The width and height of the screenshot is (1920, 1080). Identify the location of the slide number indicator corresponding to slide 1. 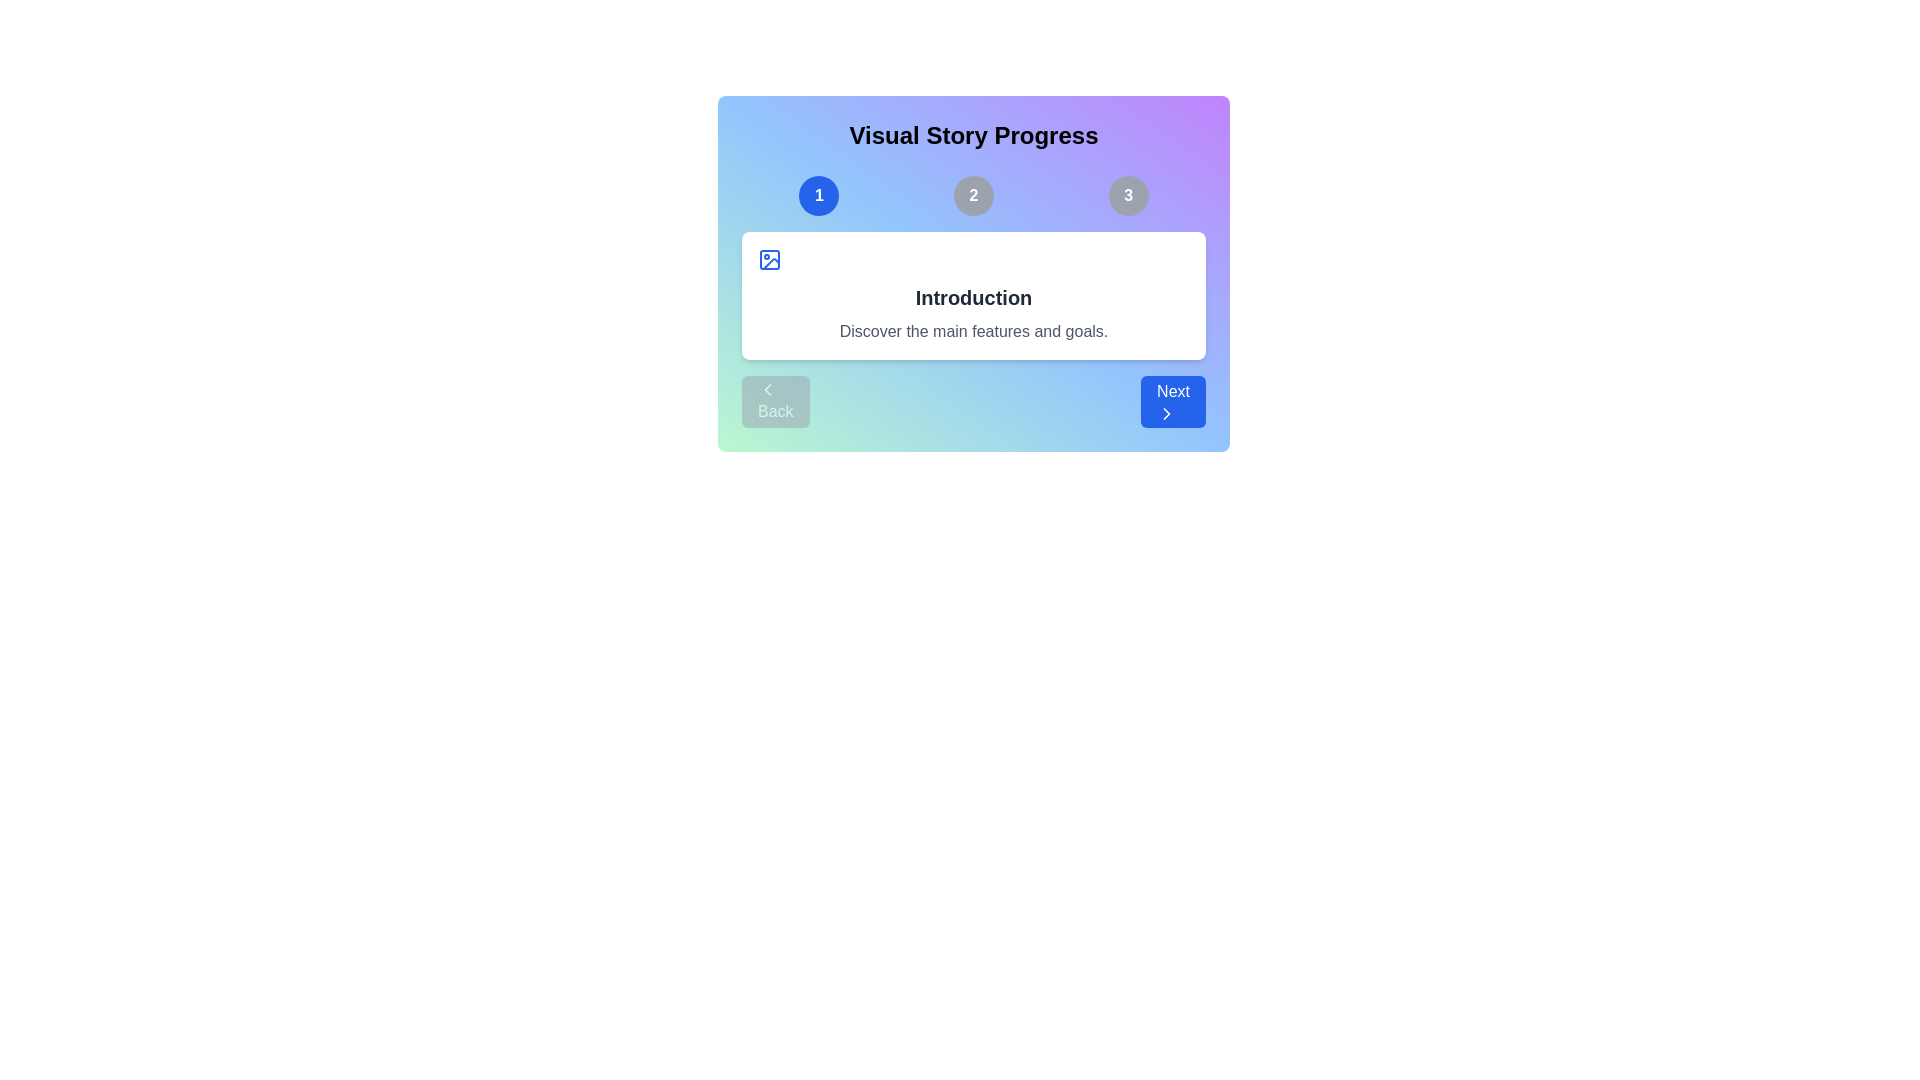
(819, 196).